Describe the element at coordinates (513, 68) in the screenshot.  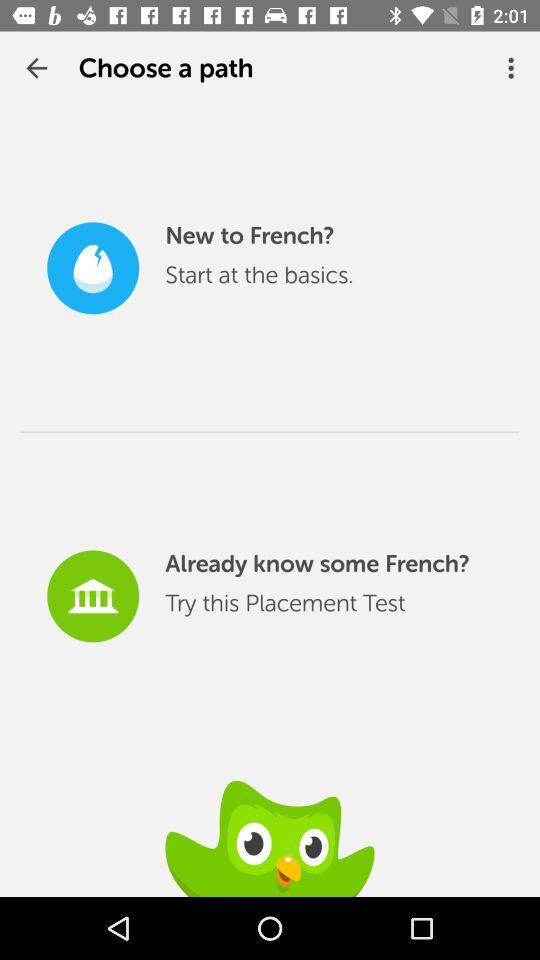
I see `the app to the right of the choose a path item` at that location.